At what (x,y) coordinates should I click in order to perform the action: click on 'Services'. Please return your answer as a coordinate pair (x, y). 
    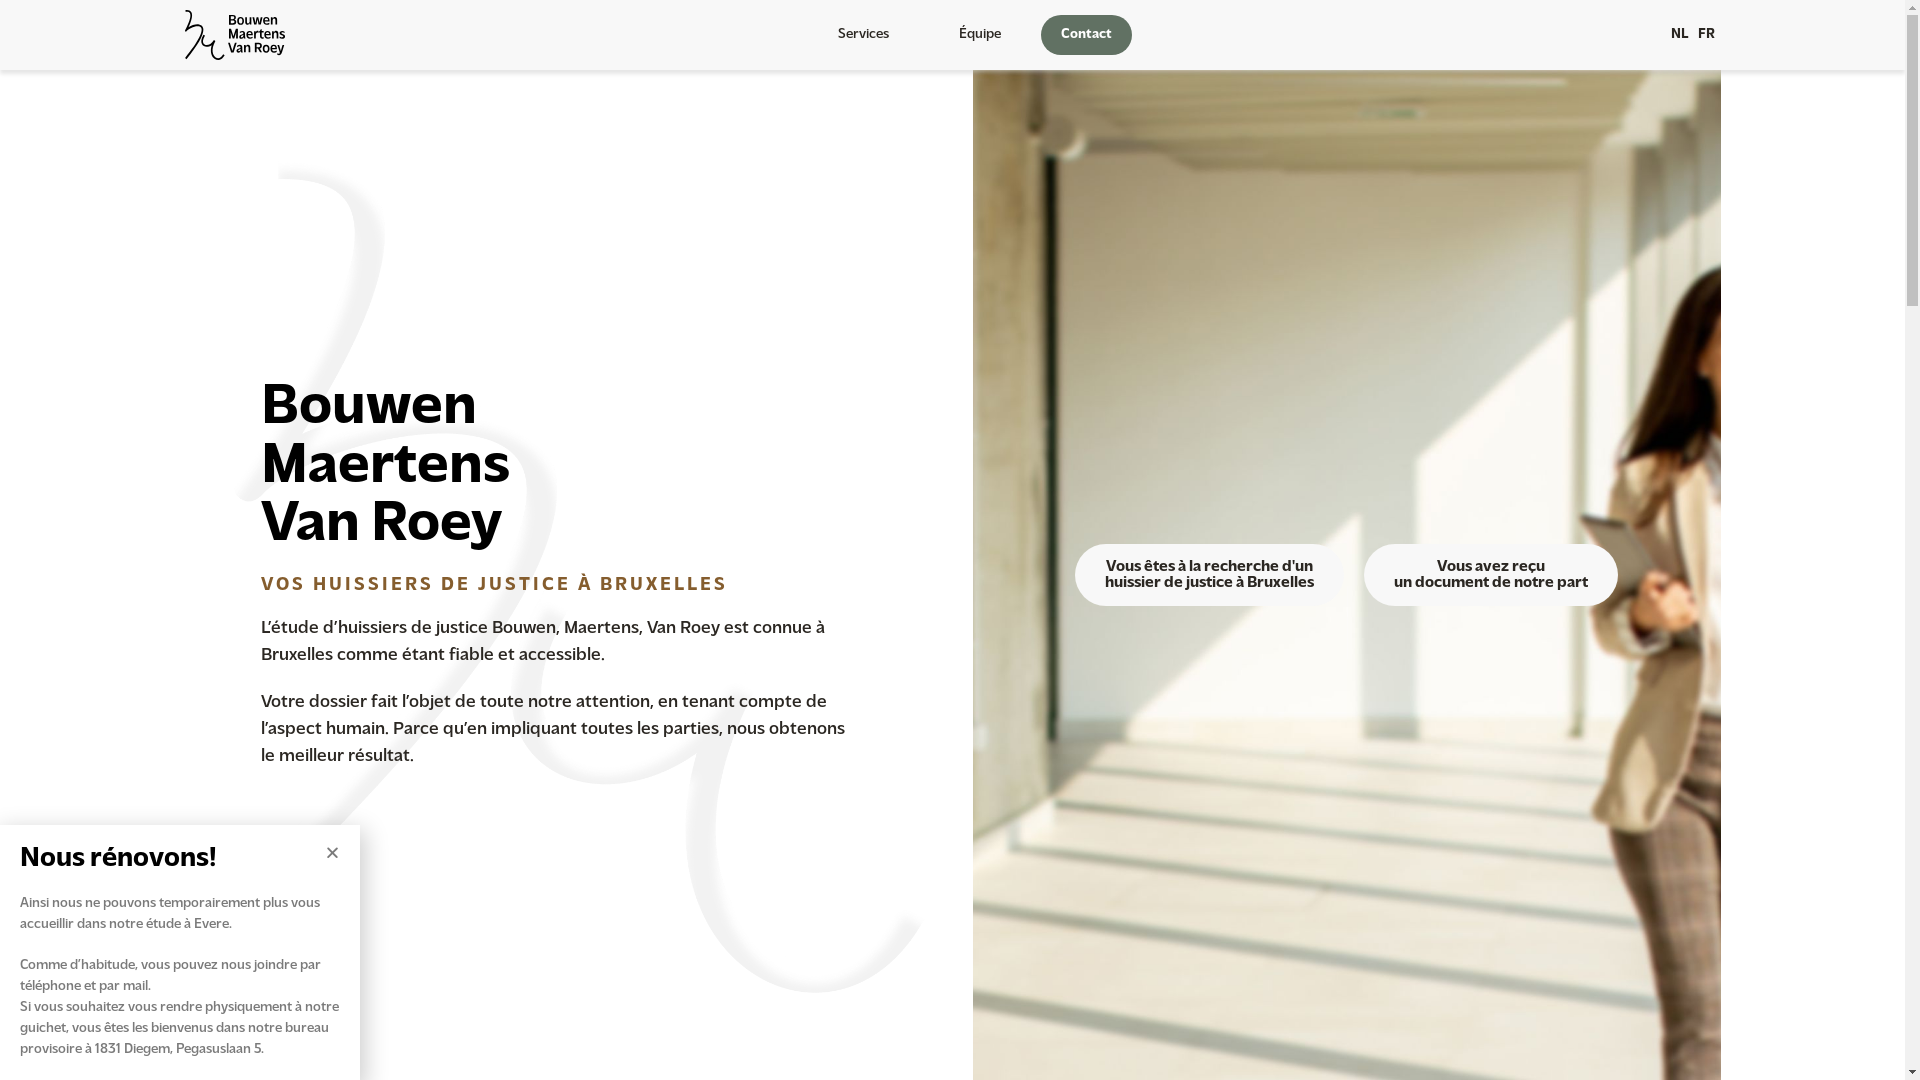
    Looking at the image, I should click on (868, 34).